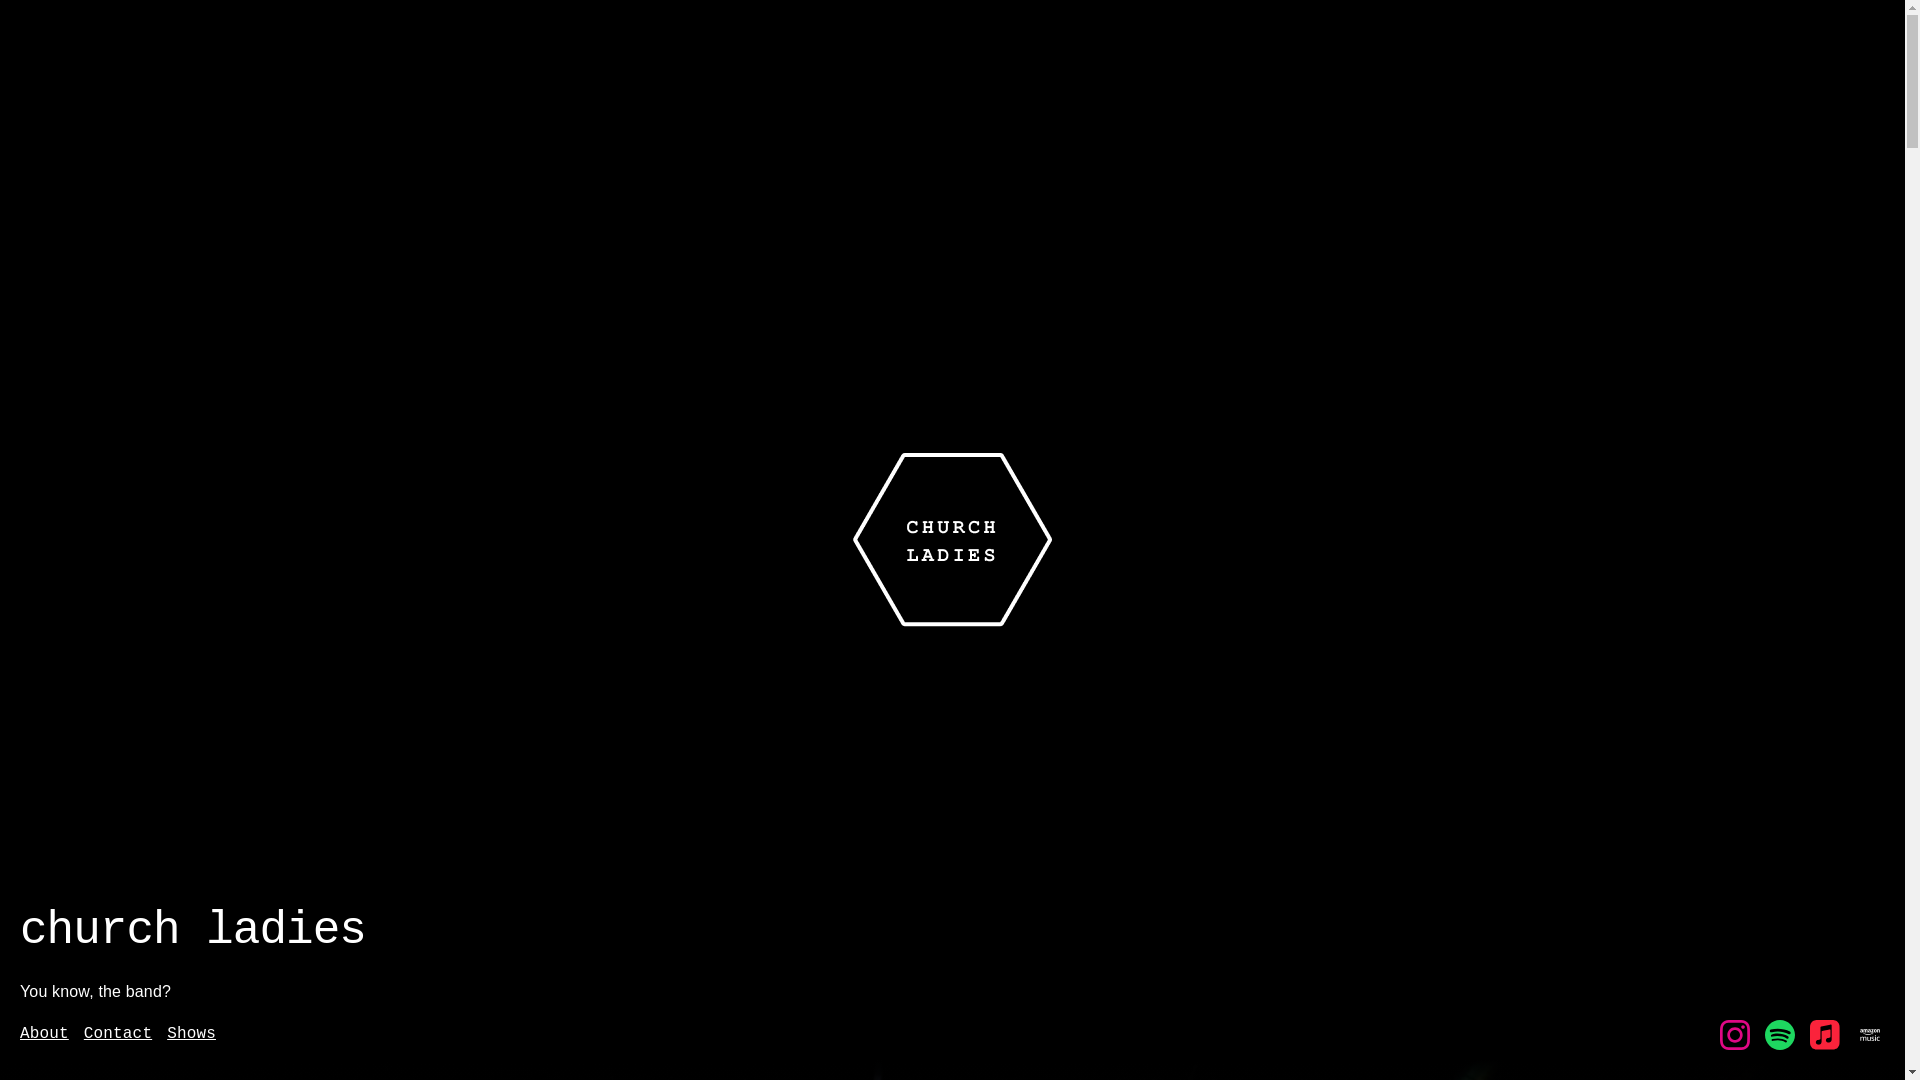  I want to click on 'About', so click(19, 1034).